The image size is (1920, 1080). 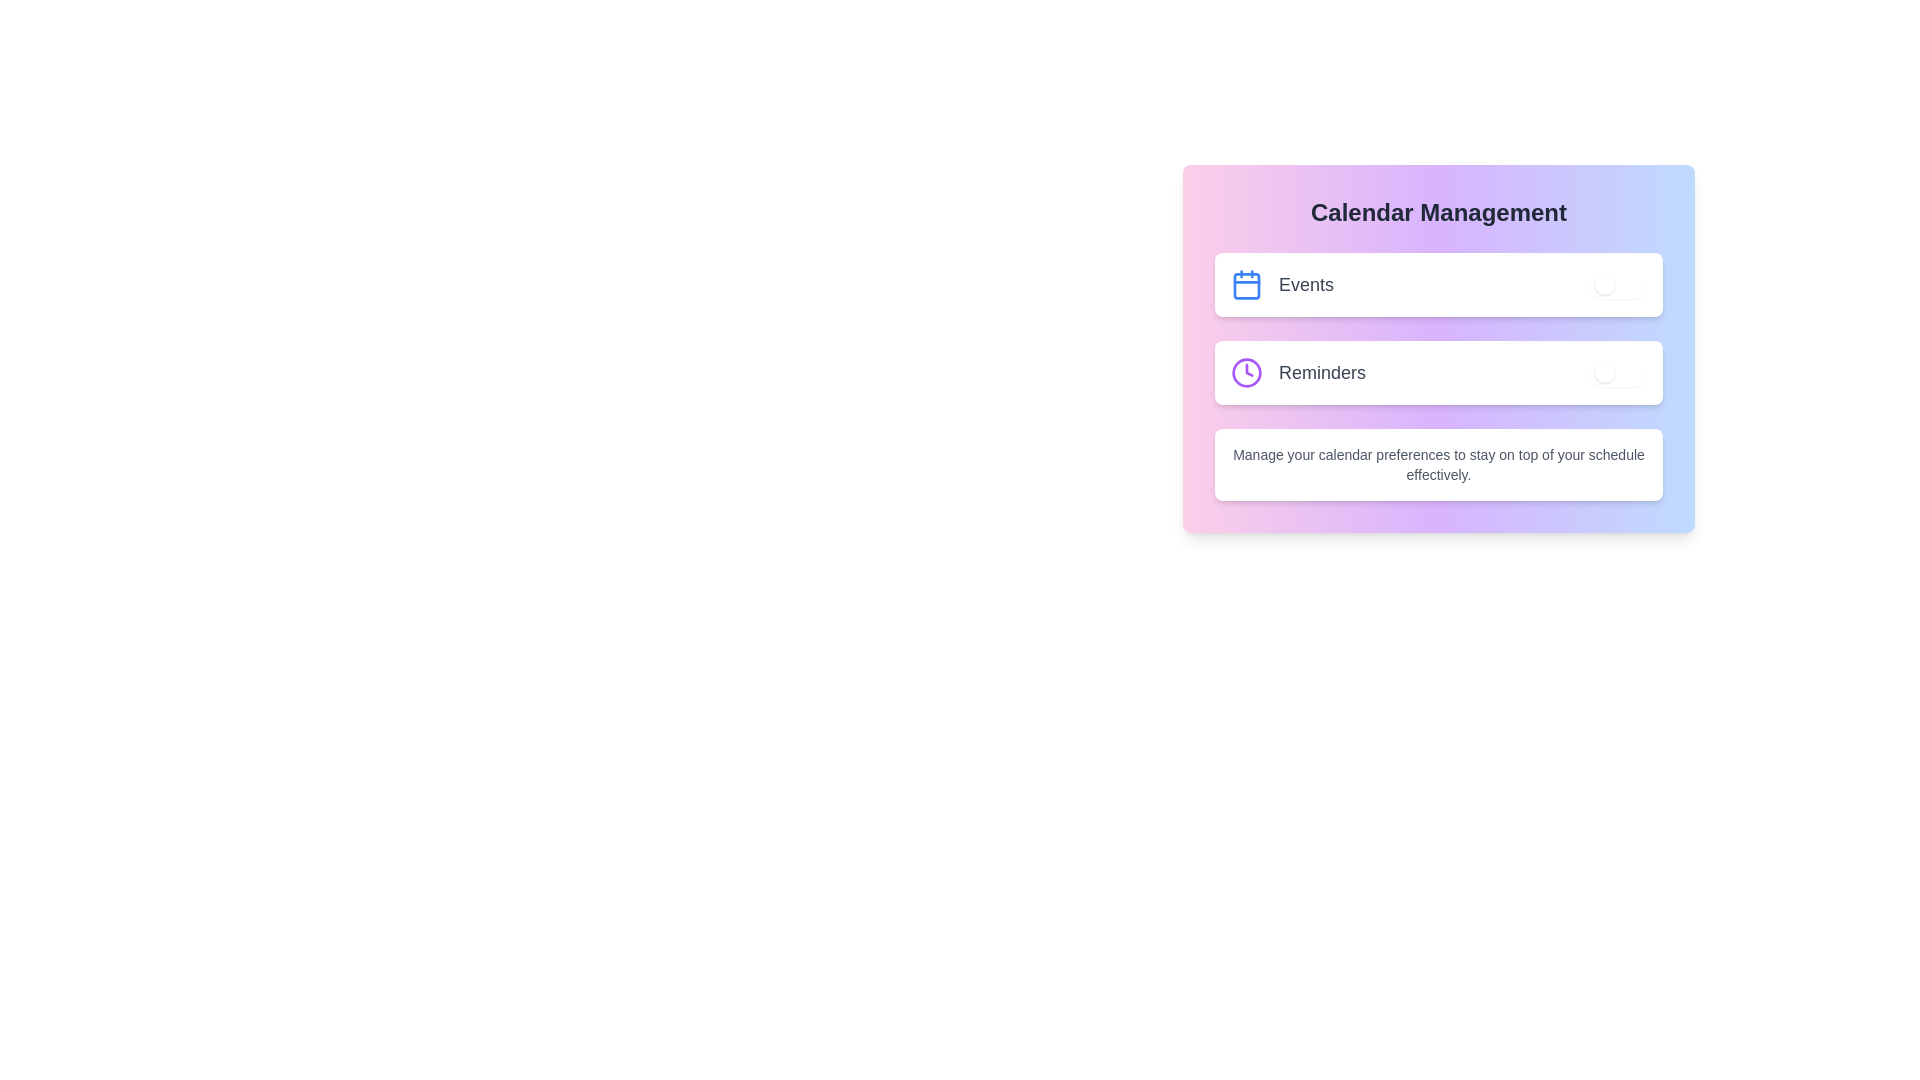 What do you see at coordinates (1246, 285) in the screenshot?
I see `the 'Calendar' icon to focus on the events setting` at bounding box center [1246, 285].